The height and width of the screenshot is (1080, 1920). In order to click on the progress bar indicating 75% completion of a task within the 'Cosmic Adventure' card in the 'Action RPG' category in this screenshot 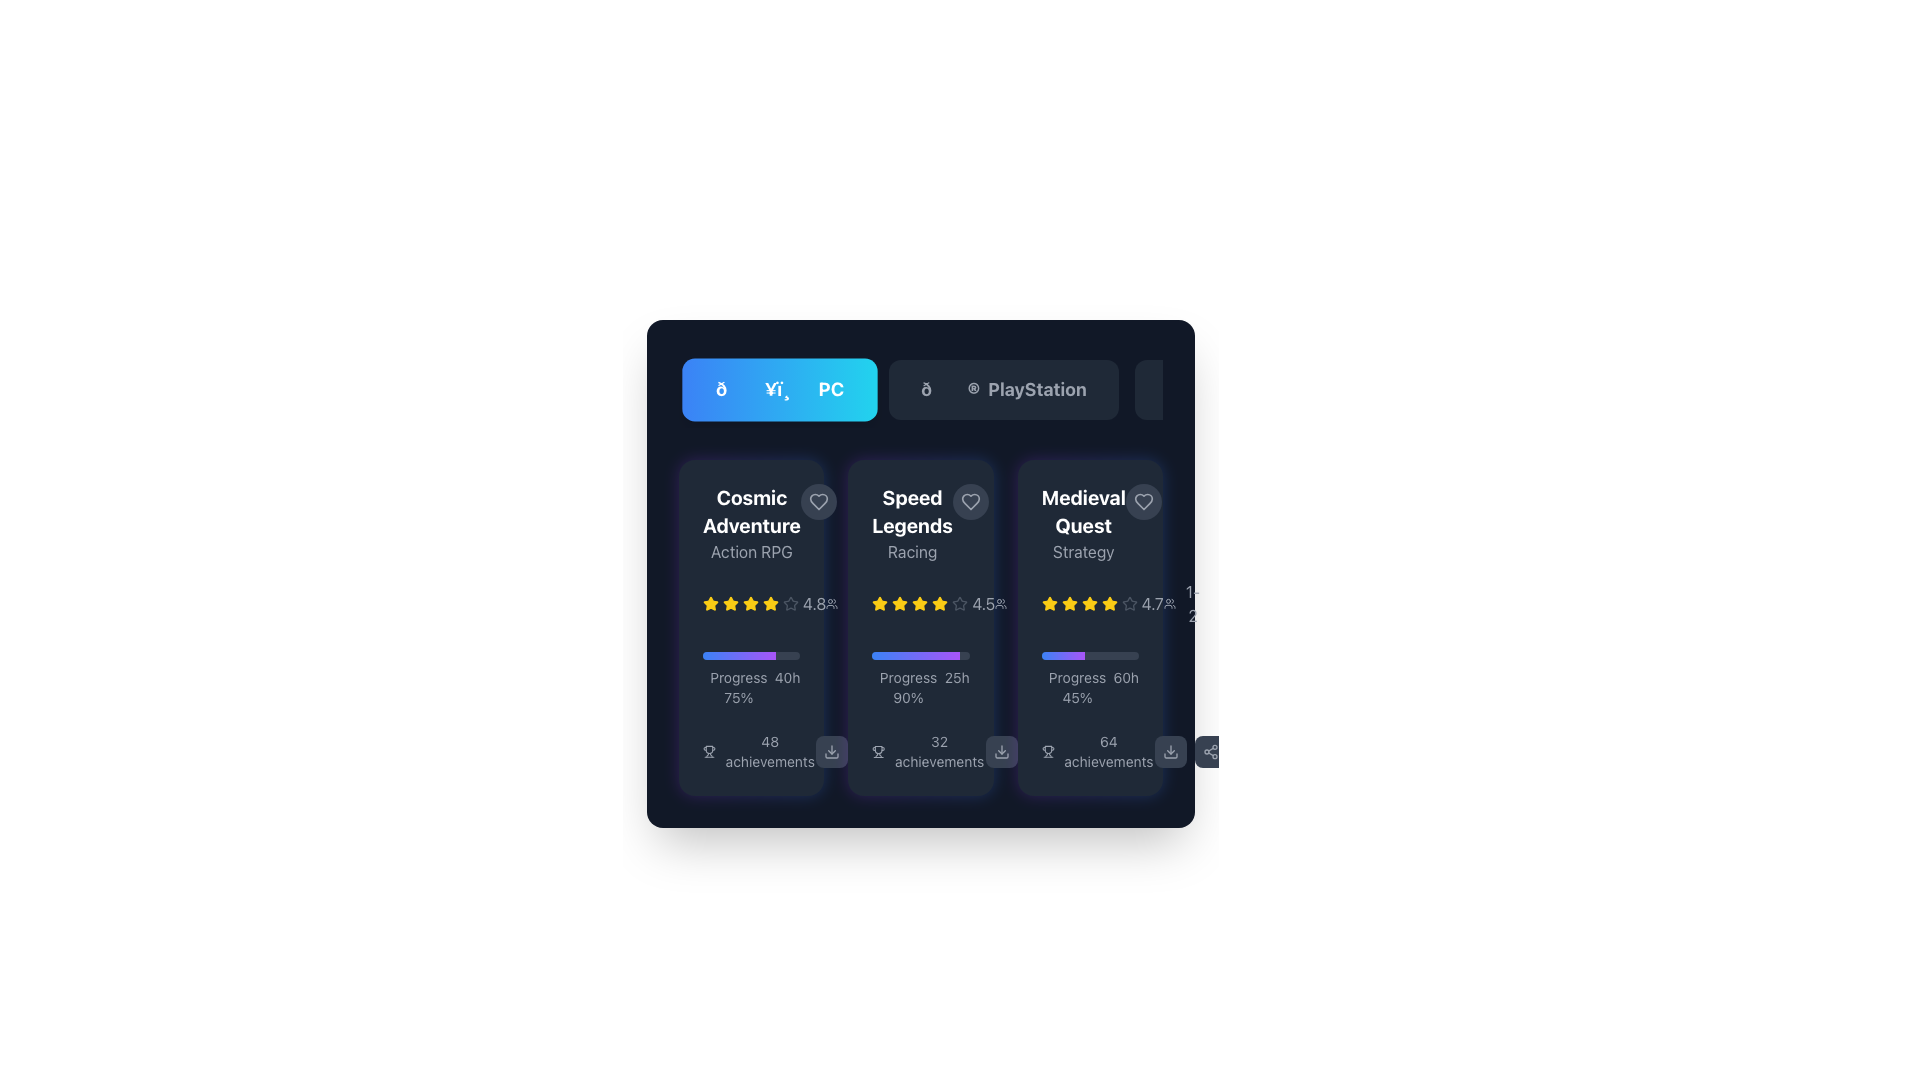, I will do `click(750, 678)`.